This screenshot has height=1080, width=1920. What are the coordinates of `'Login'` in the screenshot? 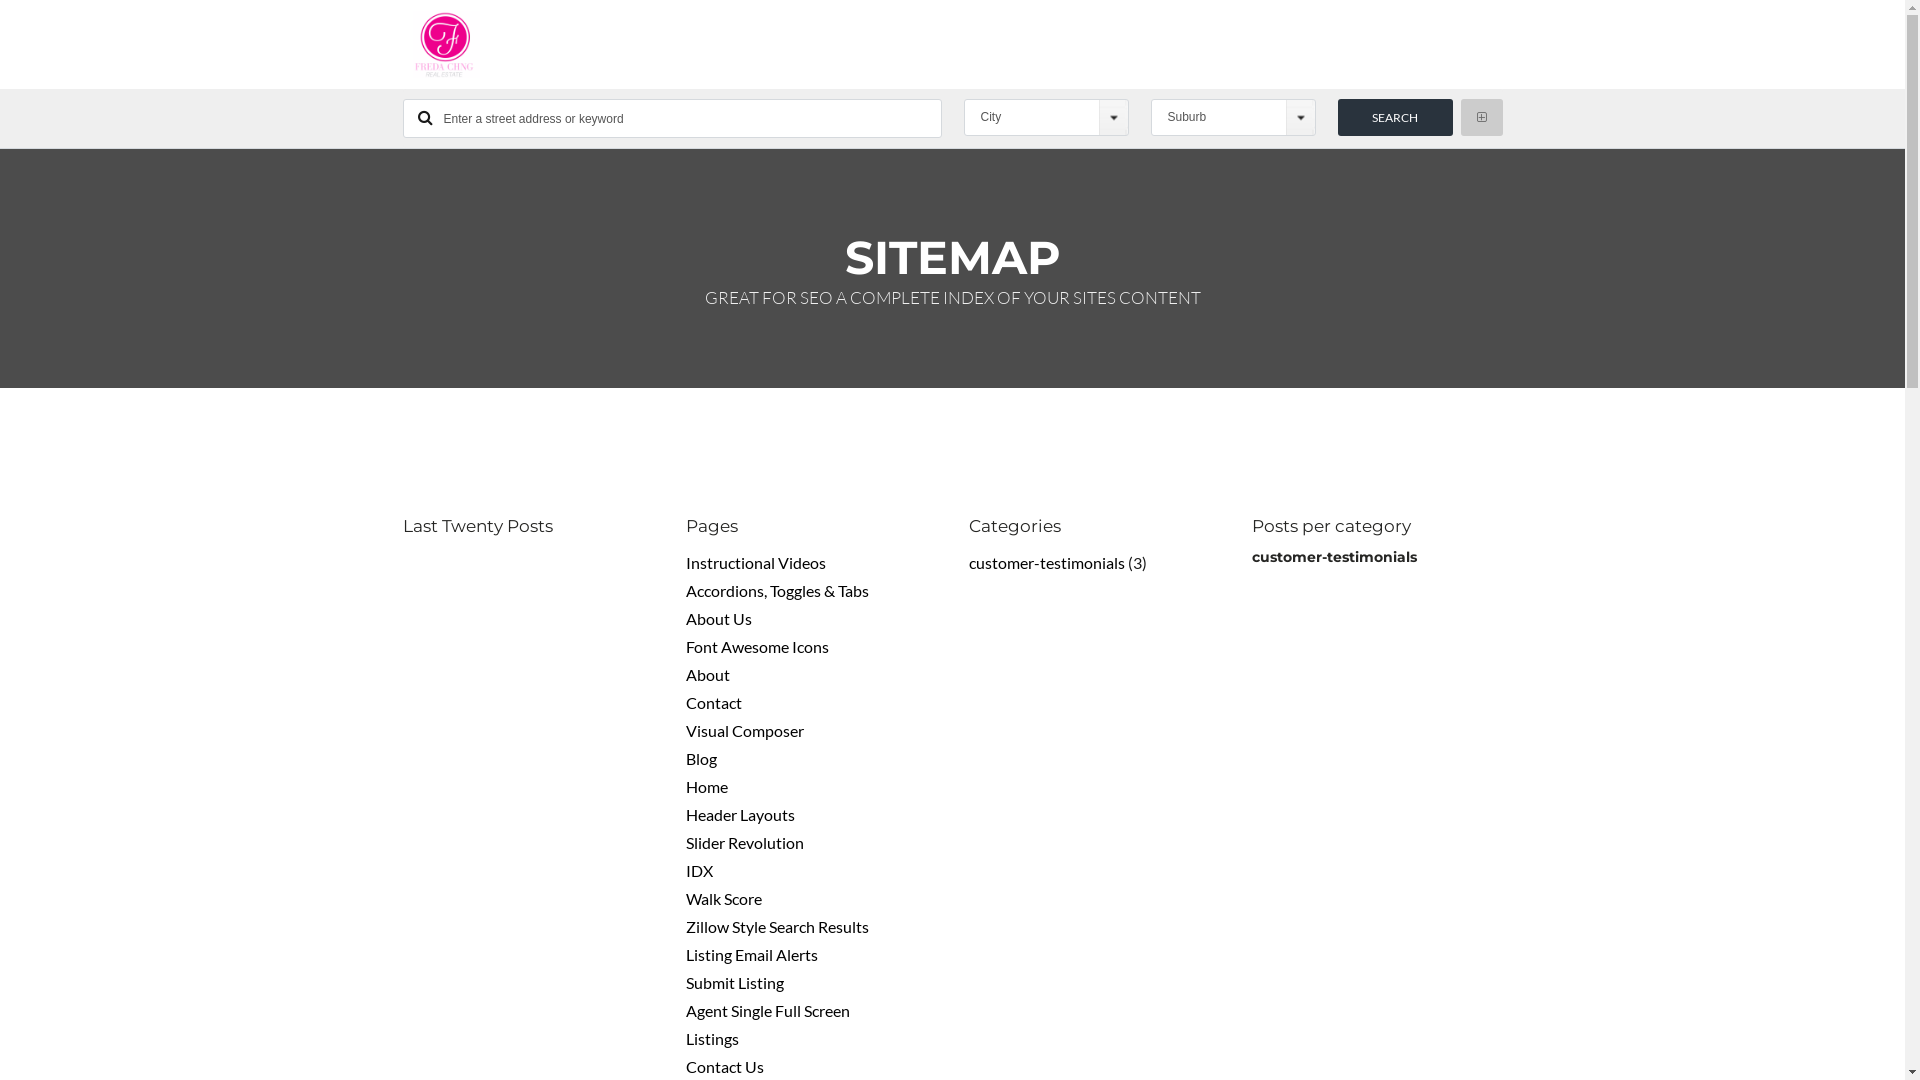 It's located at (893, 800).